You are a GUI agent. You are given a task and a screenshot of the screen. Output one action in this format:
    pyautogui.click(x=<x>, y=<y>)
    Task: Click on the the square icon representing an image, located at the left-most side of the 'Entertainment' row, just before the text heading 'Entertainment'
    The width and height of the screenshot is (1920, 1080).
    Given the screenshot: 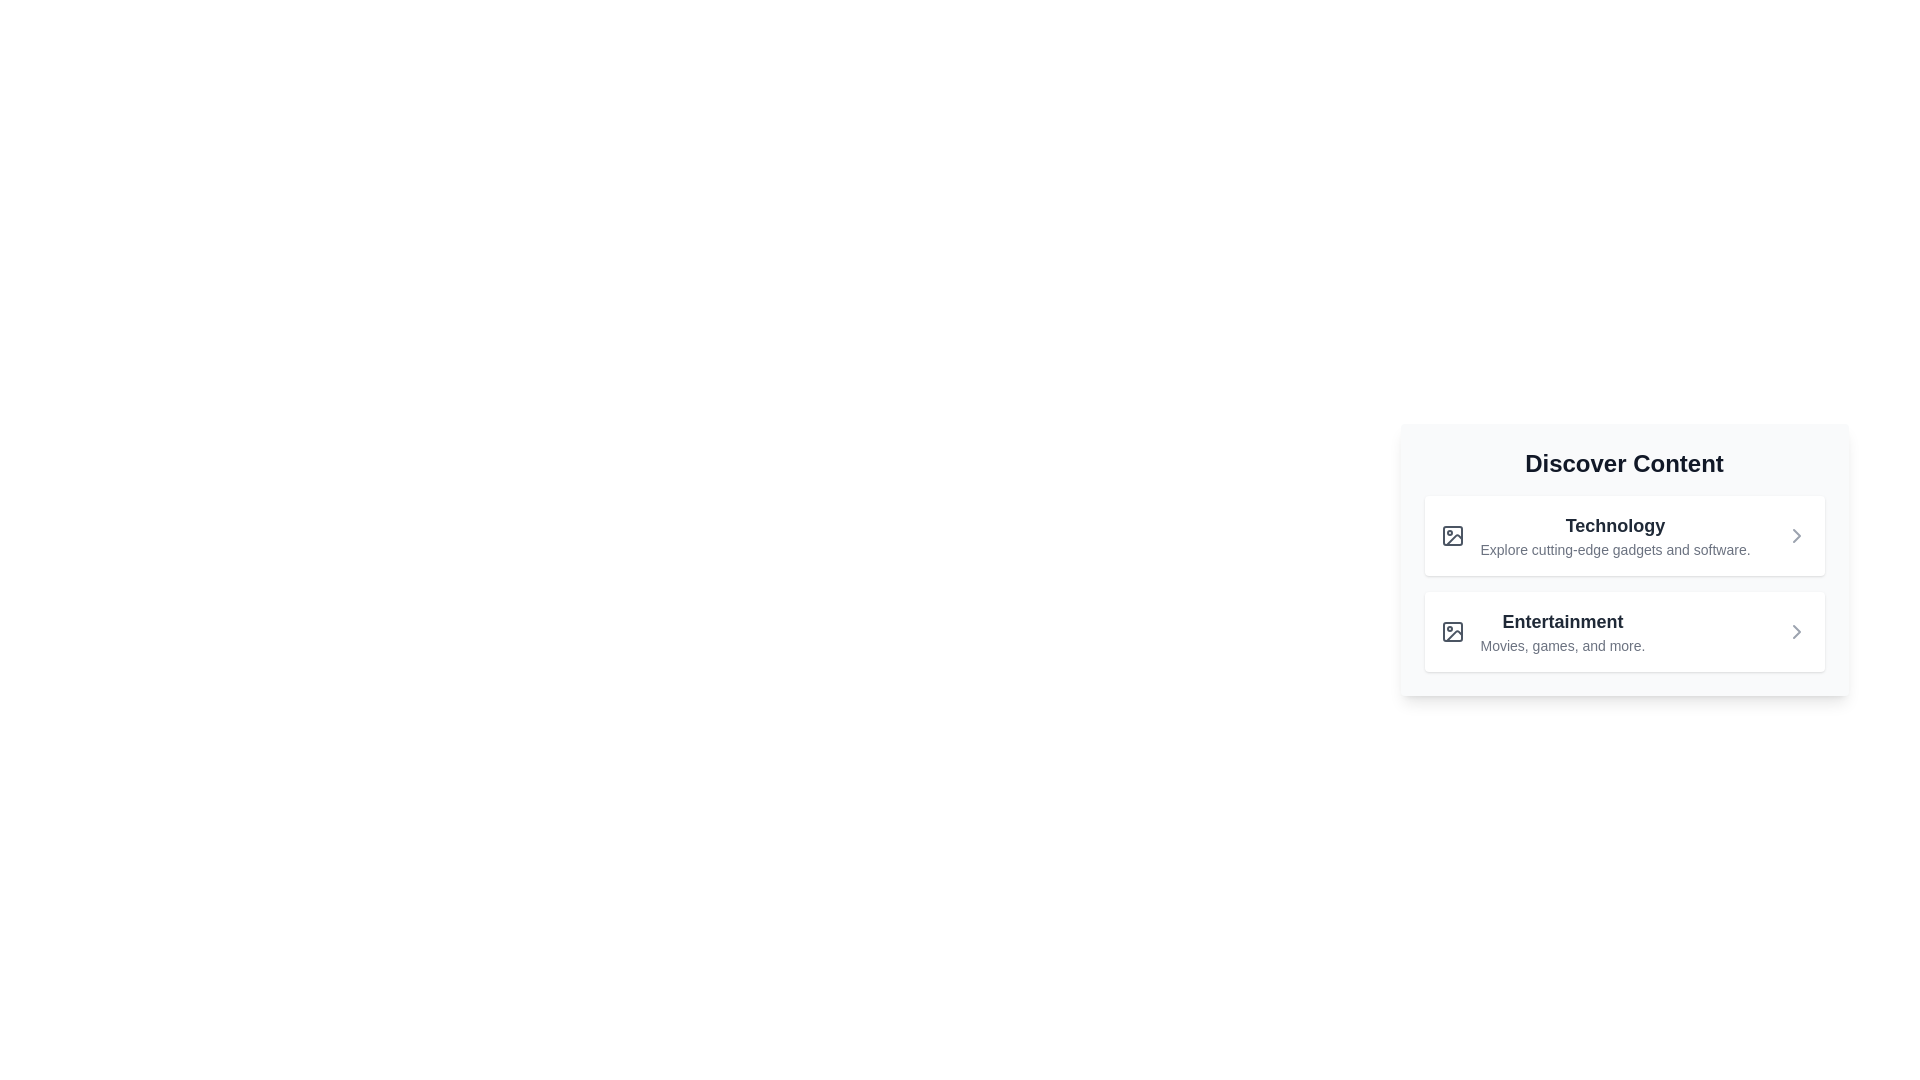 What is the action you would take?
    pyautogui.click(x=1452, y=632)
    